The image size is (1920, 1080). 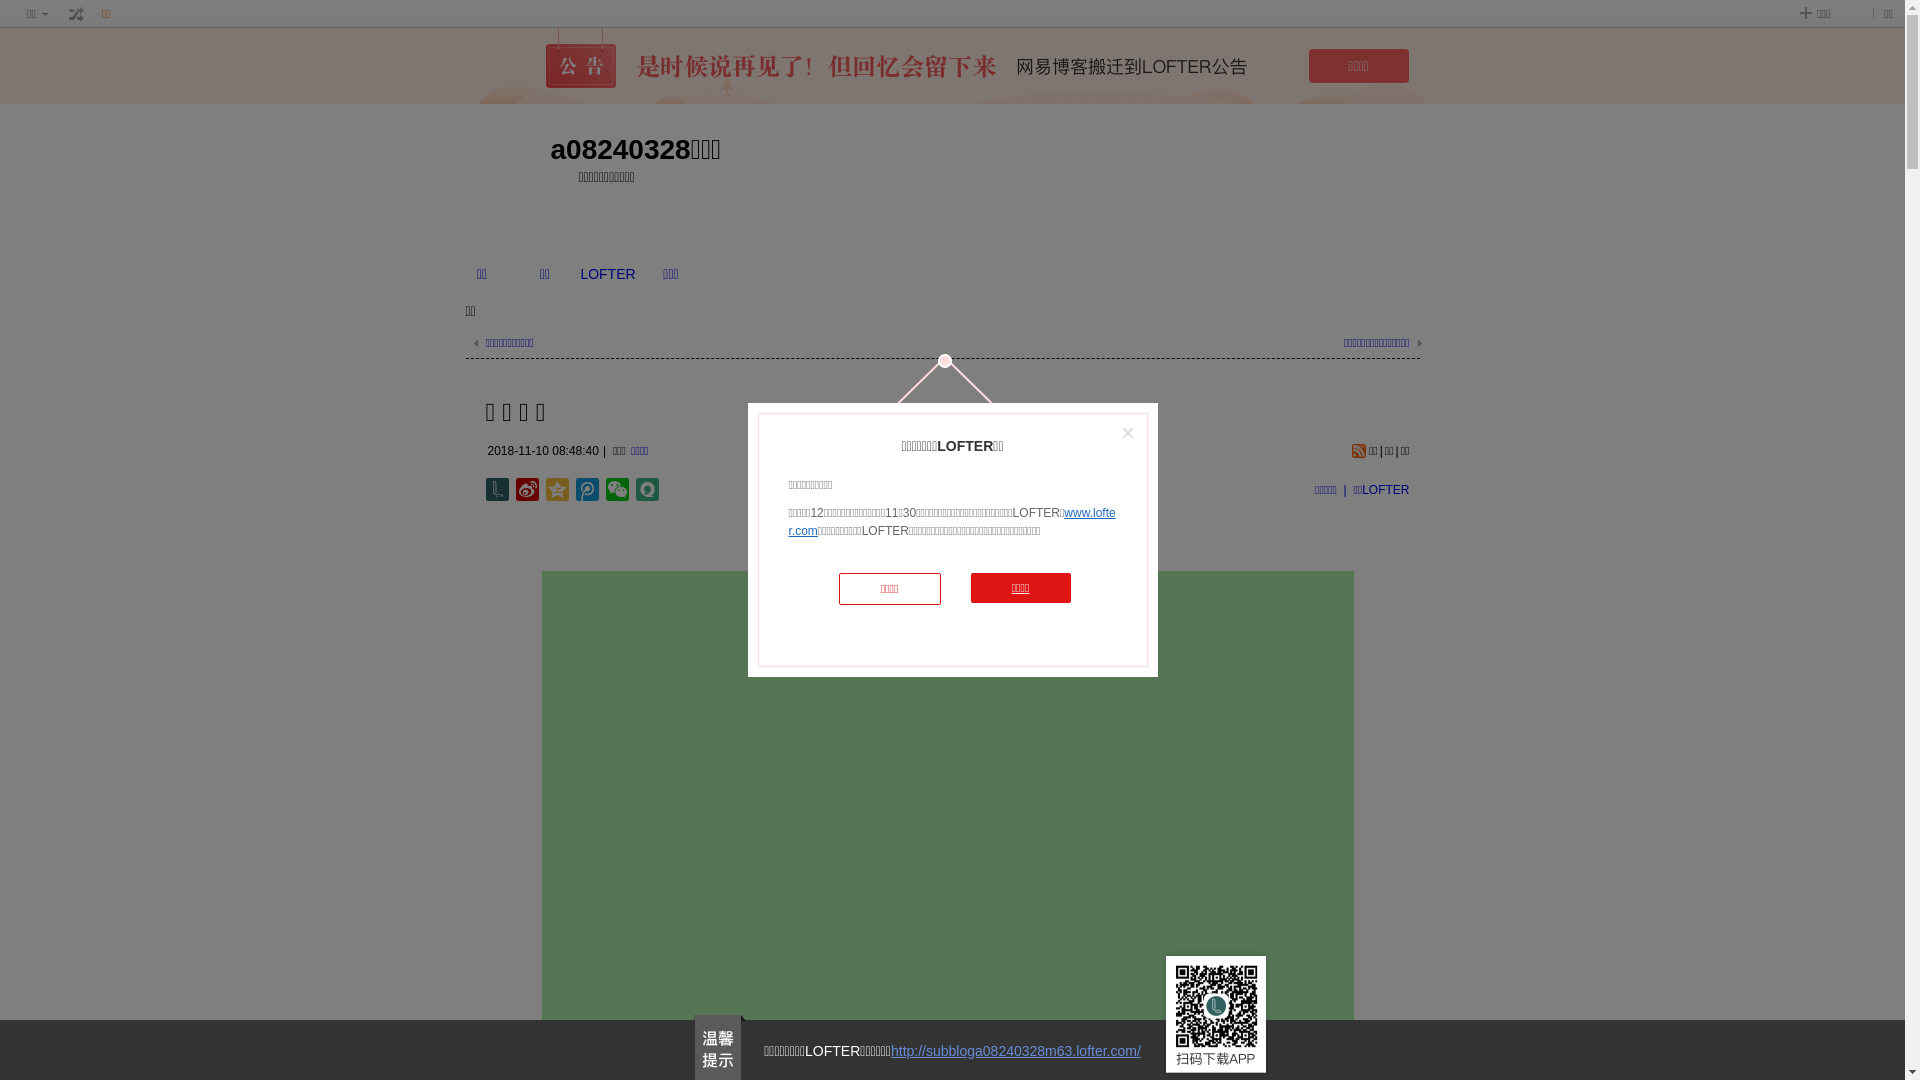 What do you see at coordinates (950, 520) in the screenshot?
I see `'www.lofter.com'` at bounding box center [950, 520].